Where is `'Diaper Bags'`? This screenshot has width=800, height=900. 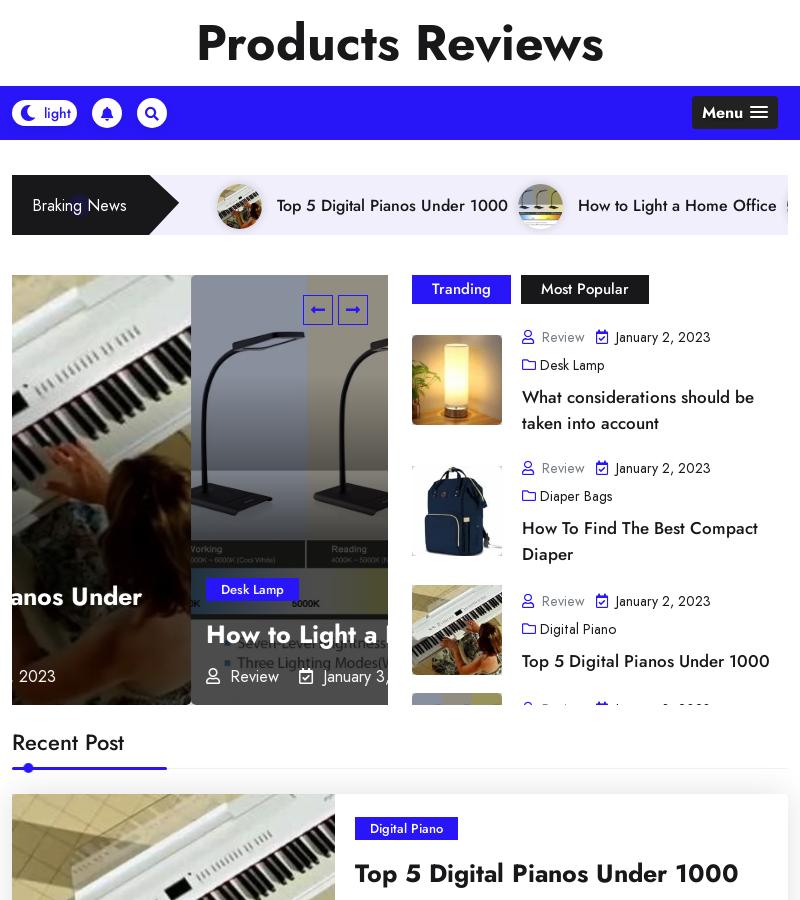
'Diaper Bags' is located at coordinates (405, 674).